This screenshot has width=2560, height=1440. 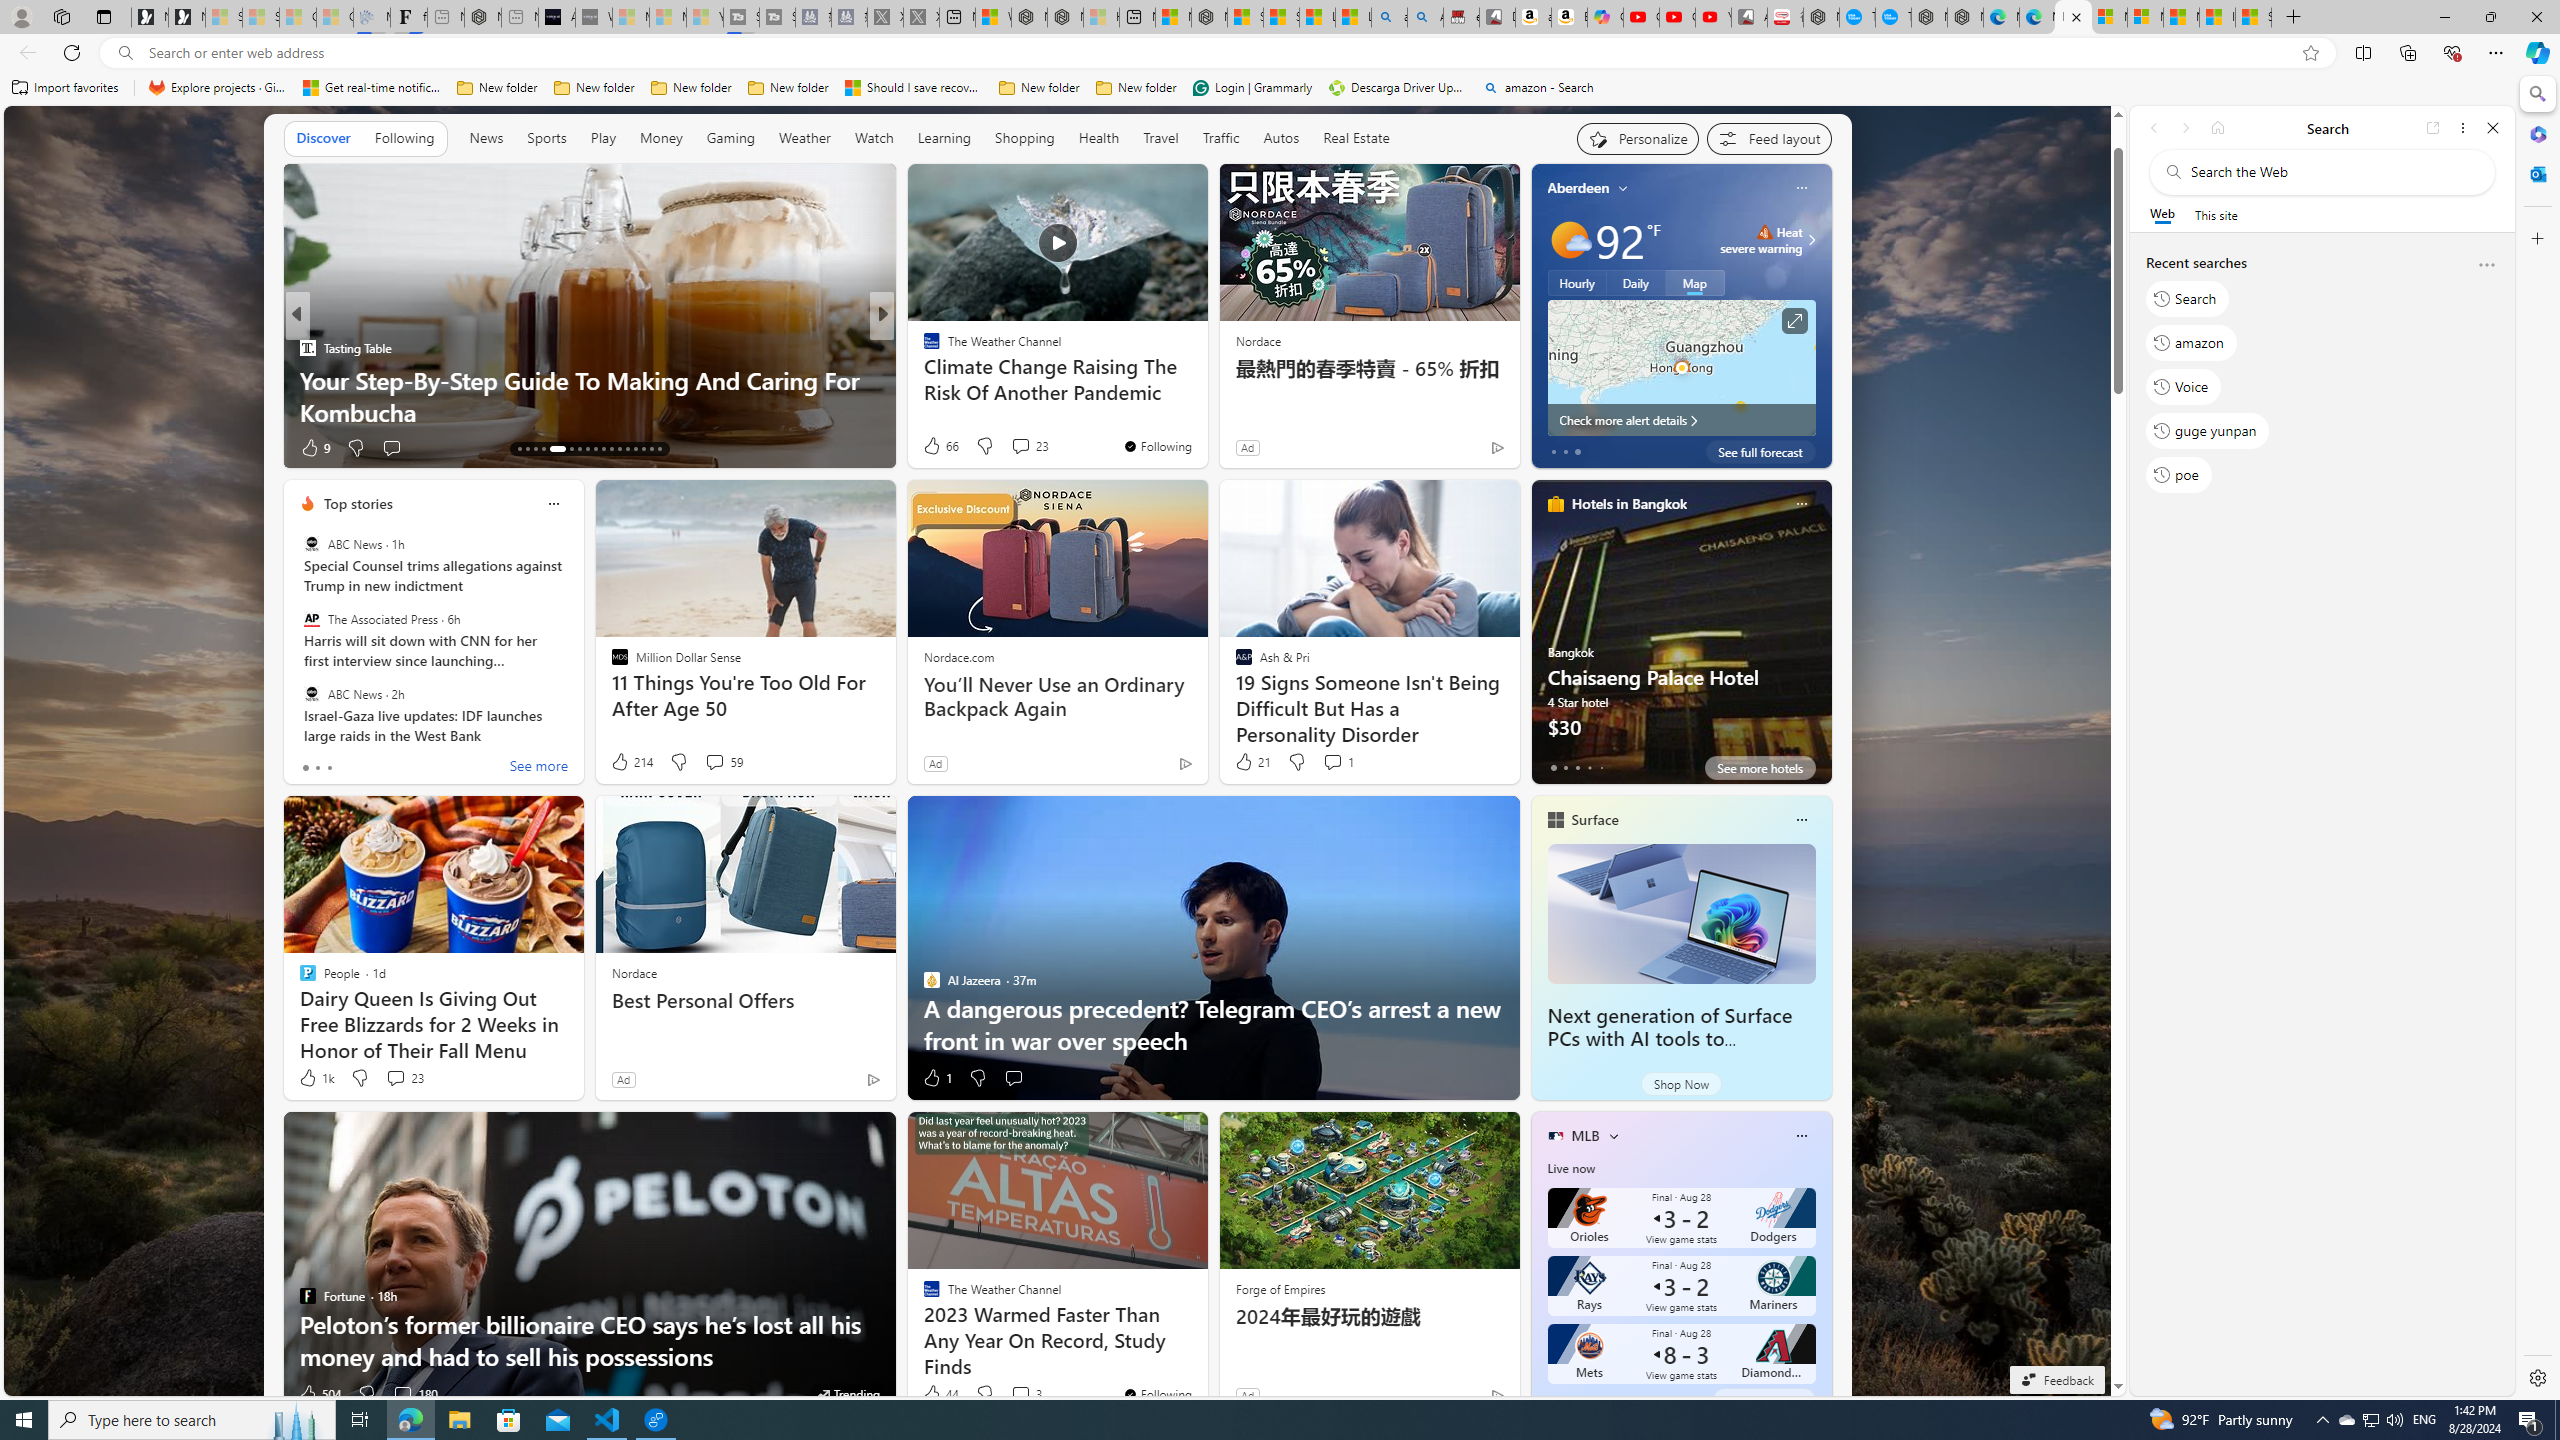 I want to click on 'Search the web', so click(x=2331, y=172).